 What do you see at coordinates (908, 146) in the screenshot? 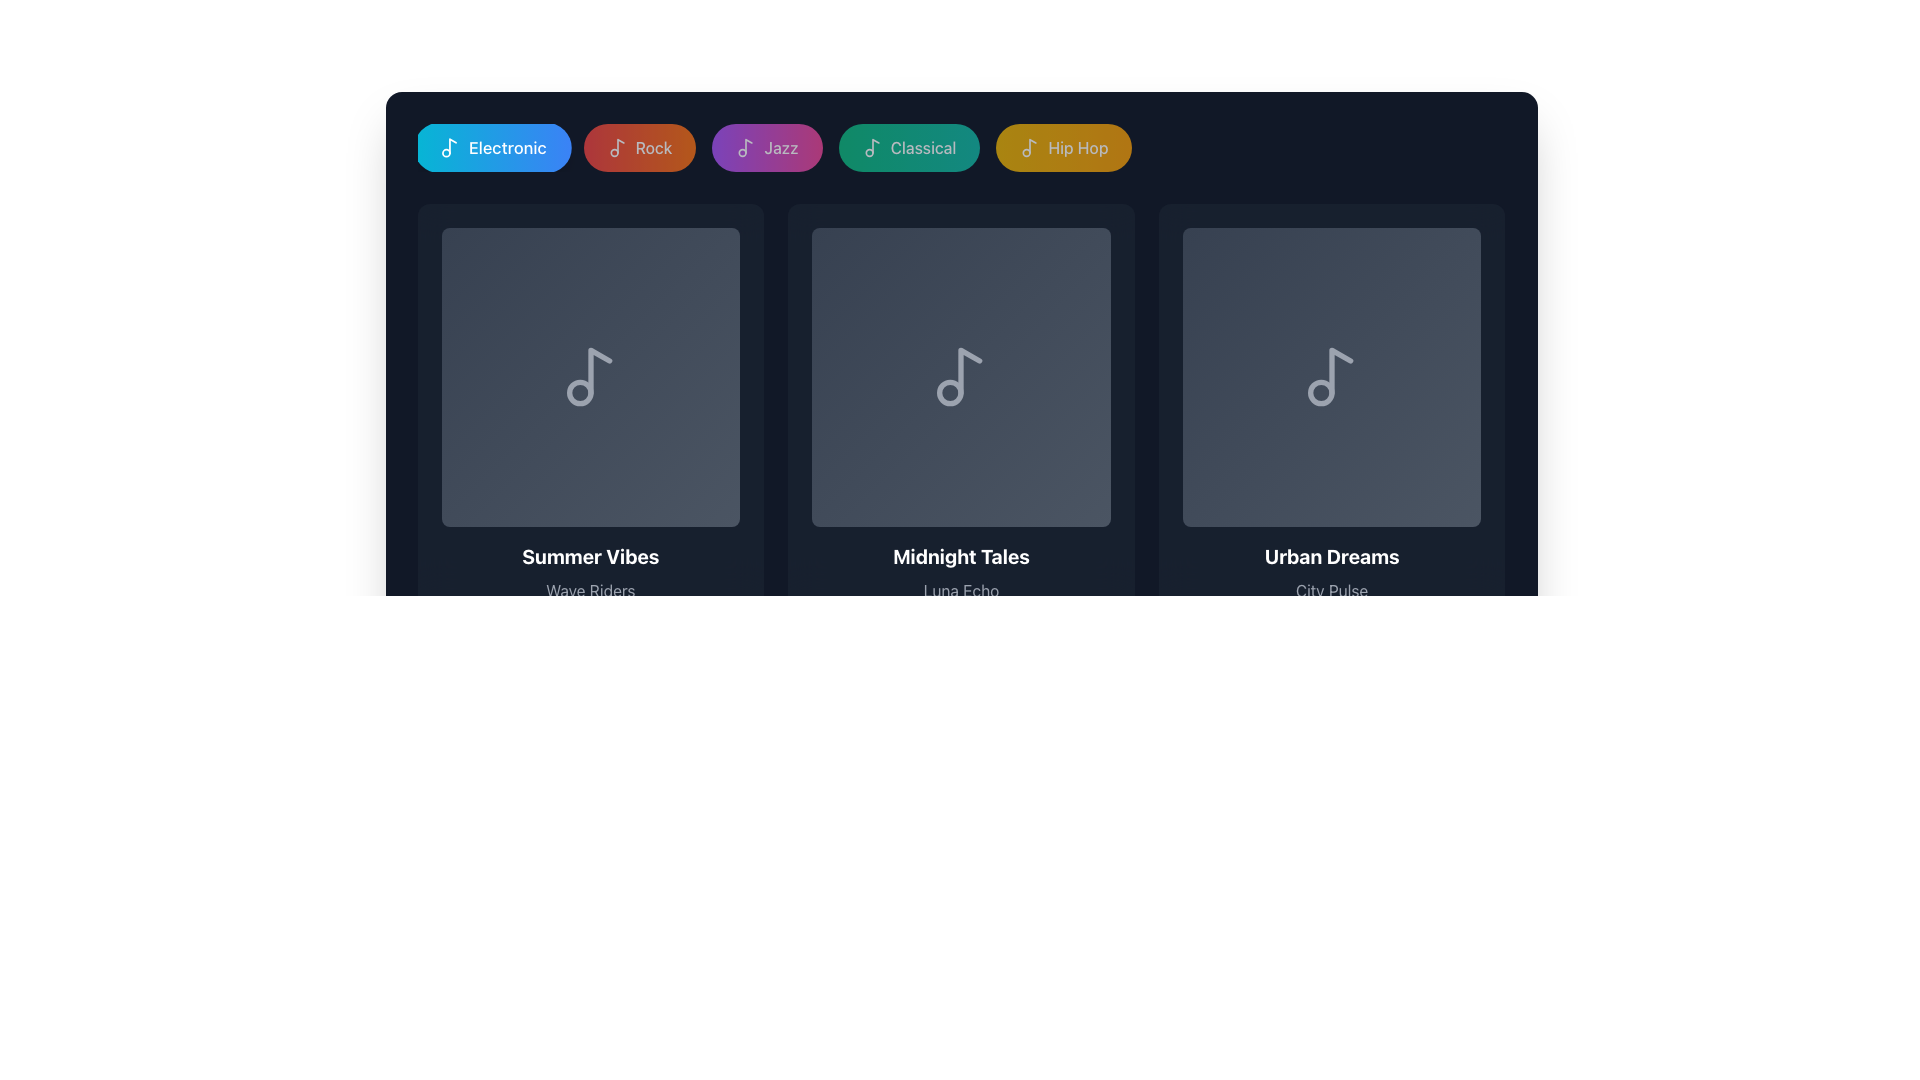
I see `the 'Classical' button, which is the fourth button in a row of genre buttons, styled with a gradient background and an icon resembling a musical note` at bounding box center [908, 146].